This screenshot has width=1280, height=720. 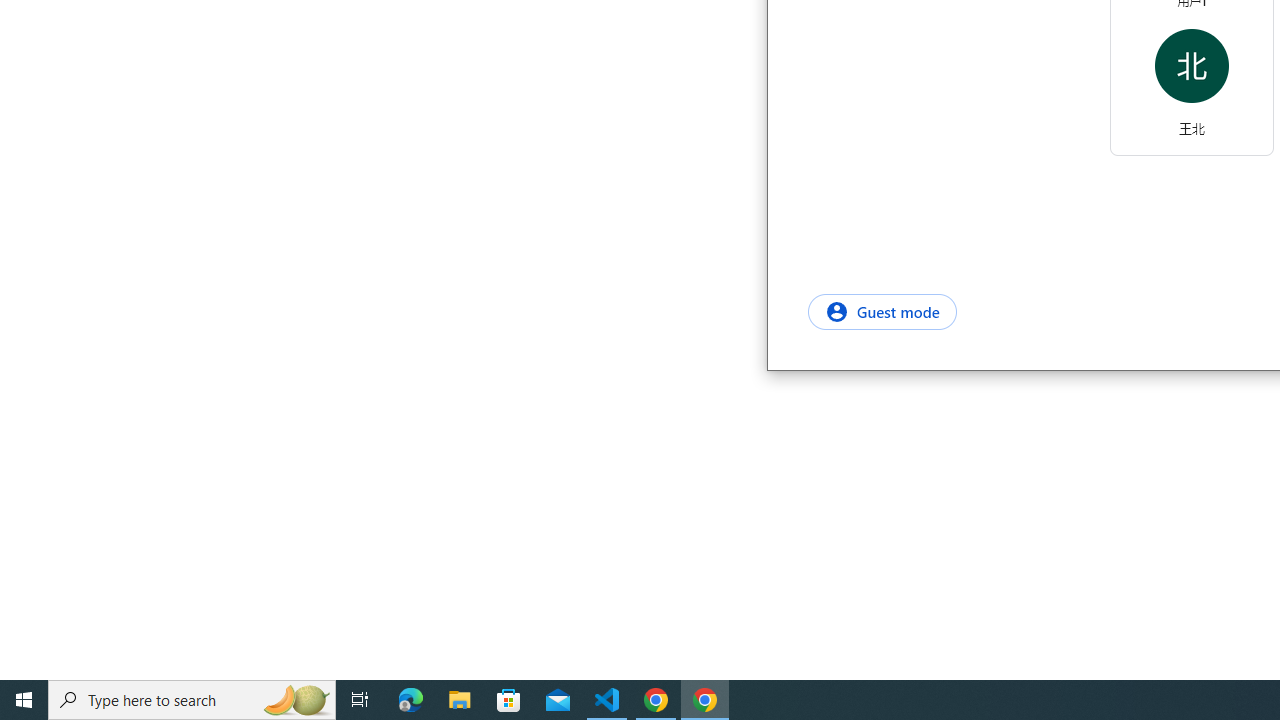 I want to click on 'Visual Studio Code - 1 running window', so click(x=606, y=698).